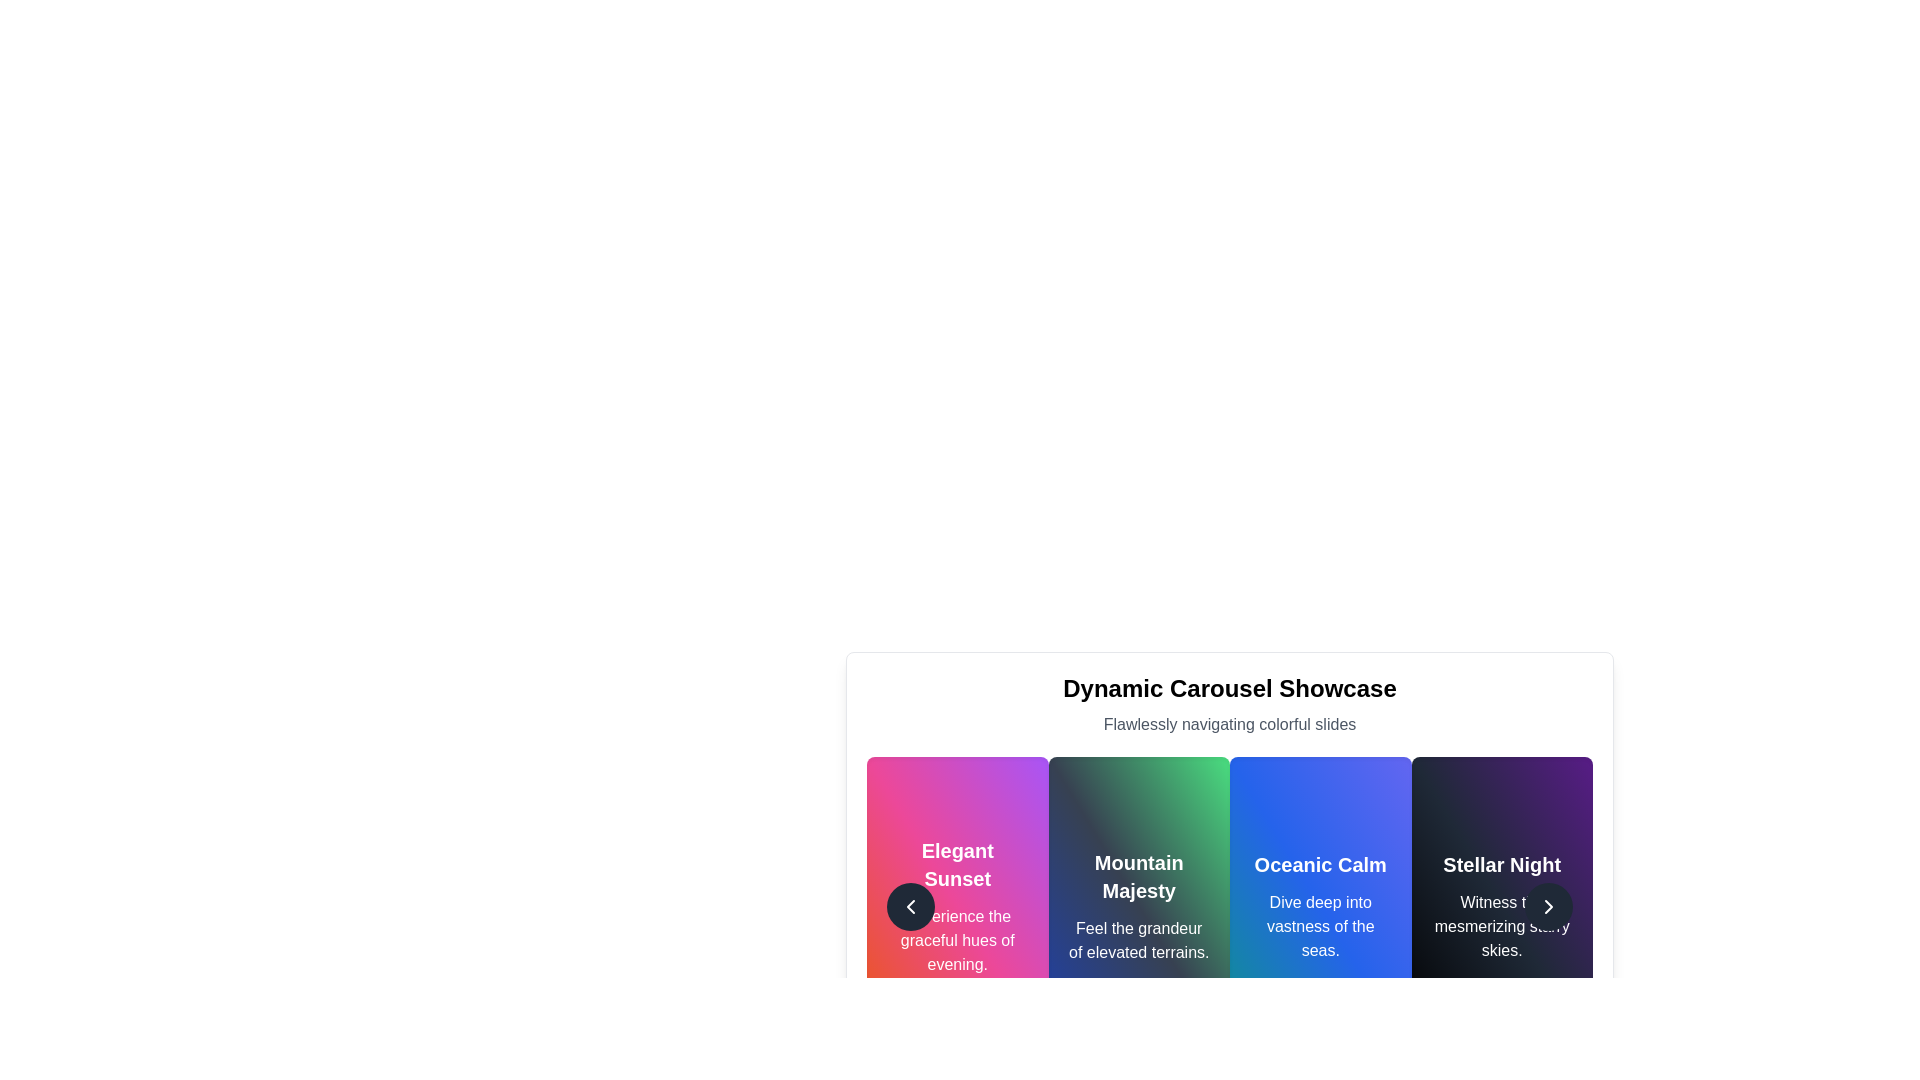  I want to click on the button that navigates to the previous item in the carousel, positioned to the left of the 'Elegant Sunset' card, so click(910, 906).